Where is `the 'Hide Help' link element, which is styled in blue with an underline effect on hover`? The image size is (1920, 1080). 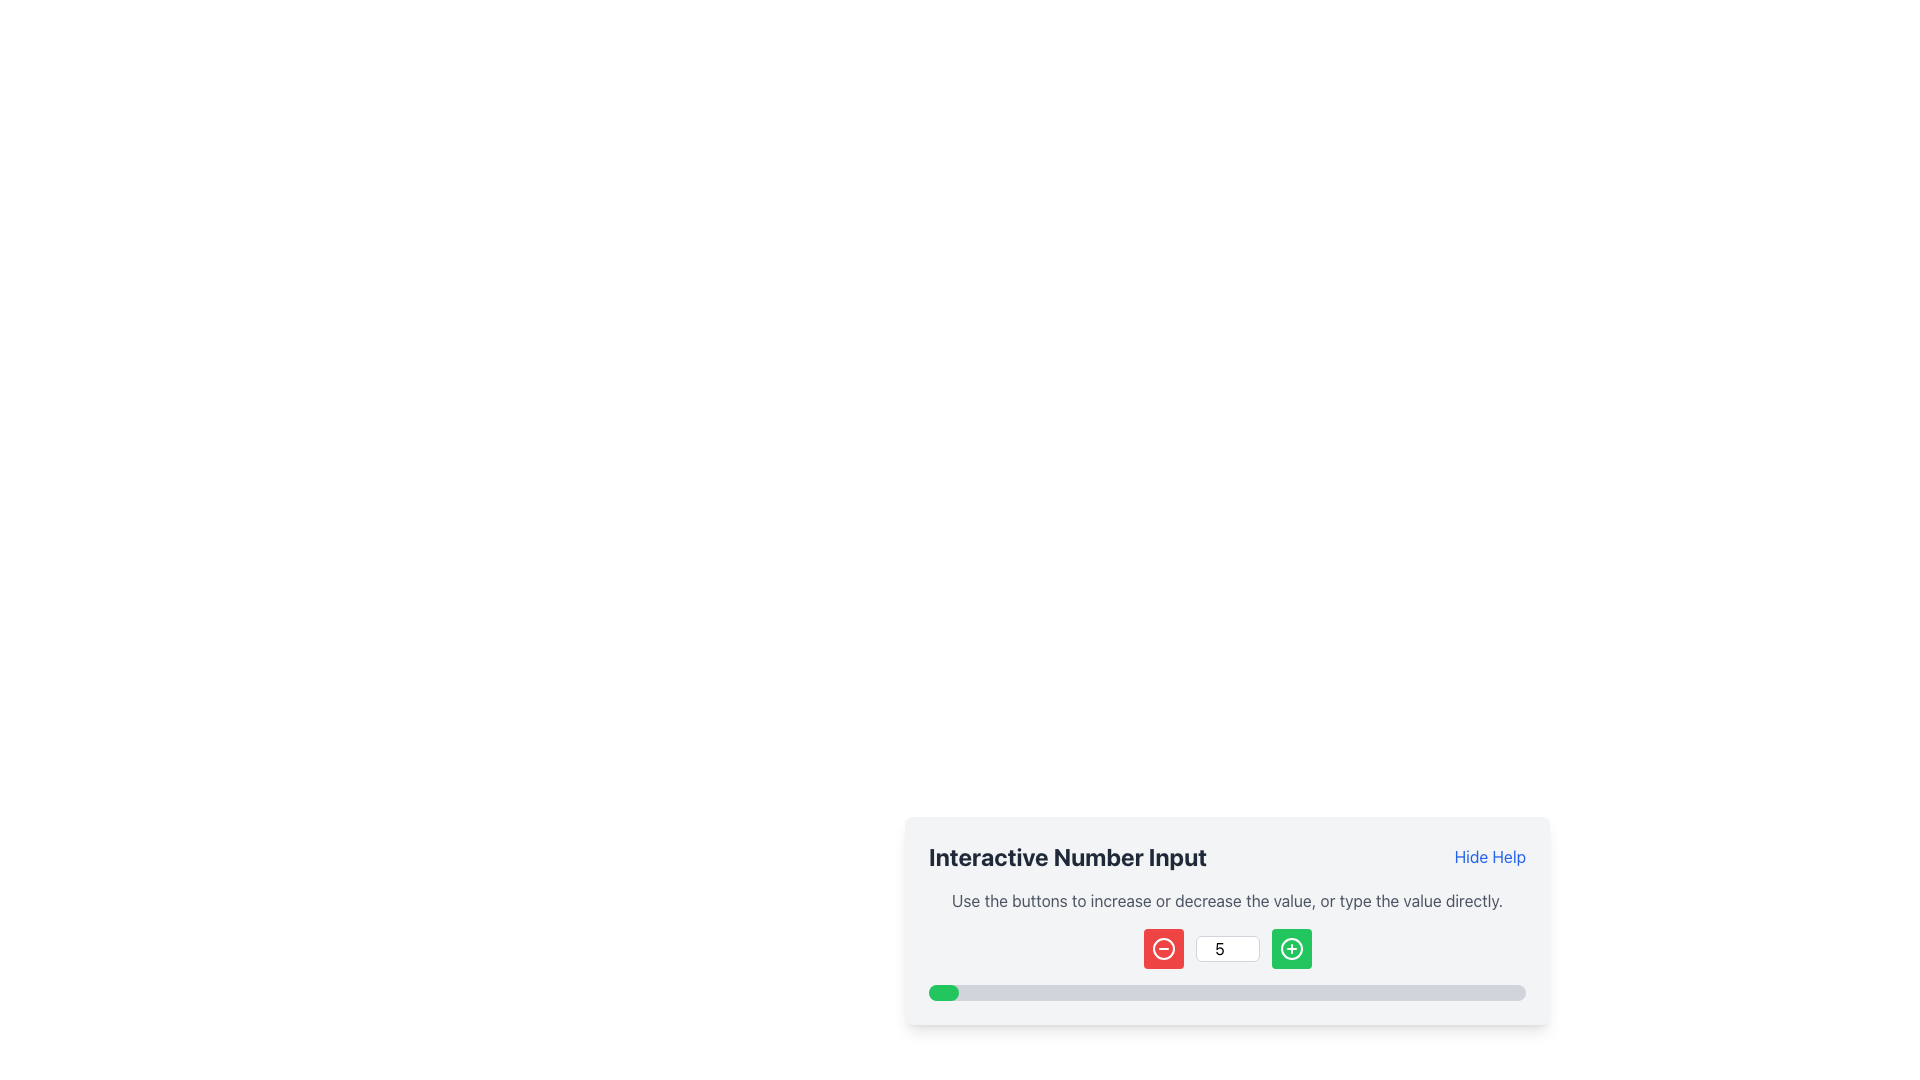 the 'Hide Help' link element, which is styled in blue with an underline effect on hover is located at coordinates (1489, 855).